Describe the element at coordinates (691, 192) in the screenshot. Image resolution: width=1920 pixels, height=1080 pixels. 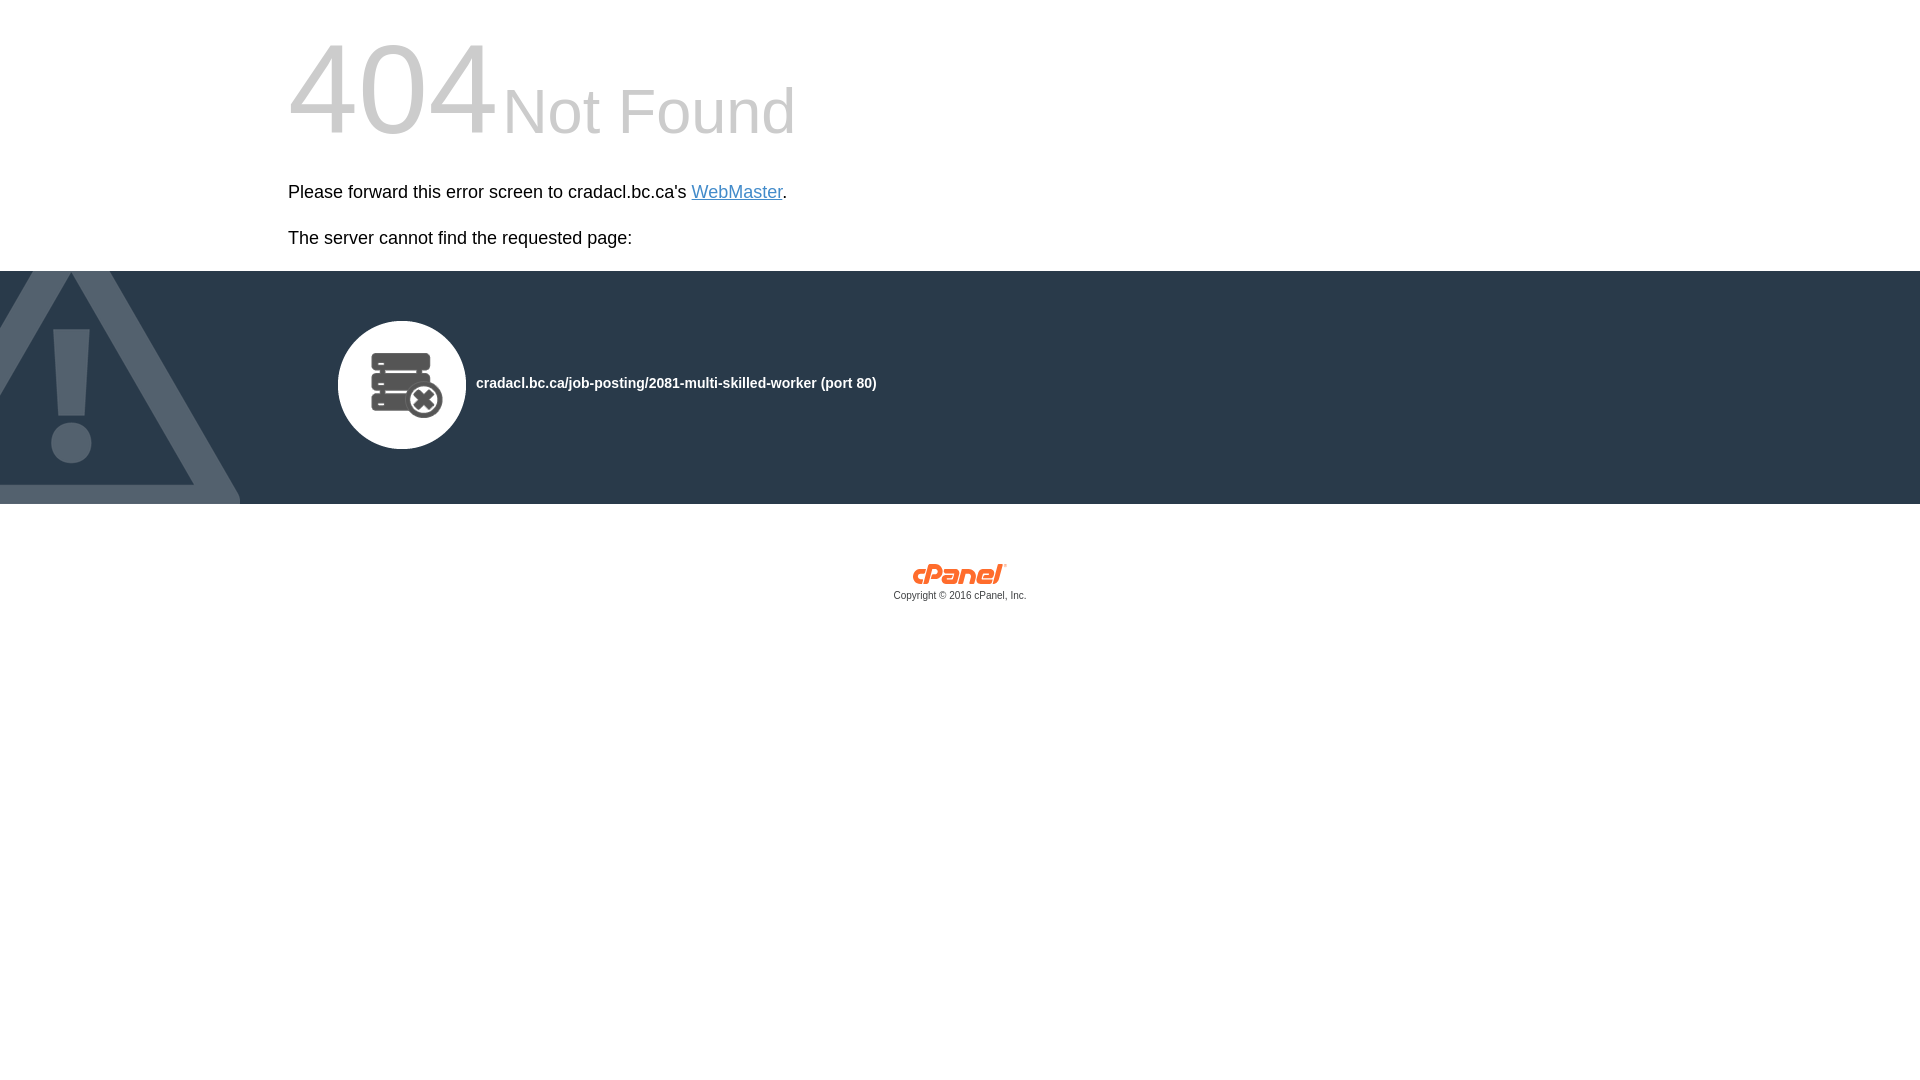
I see `'WebMaster'` at that location.